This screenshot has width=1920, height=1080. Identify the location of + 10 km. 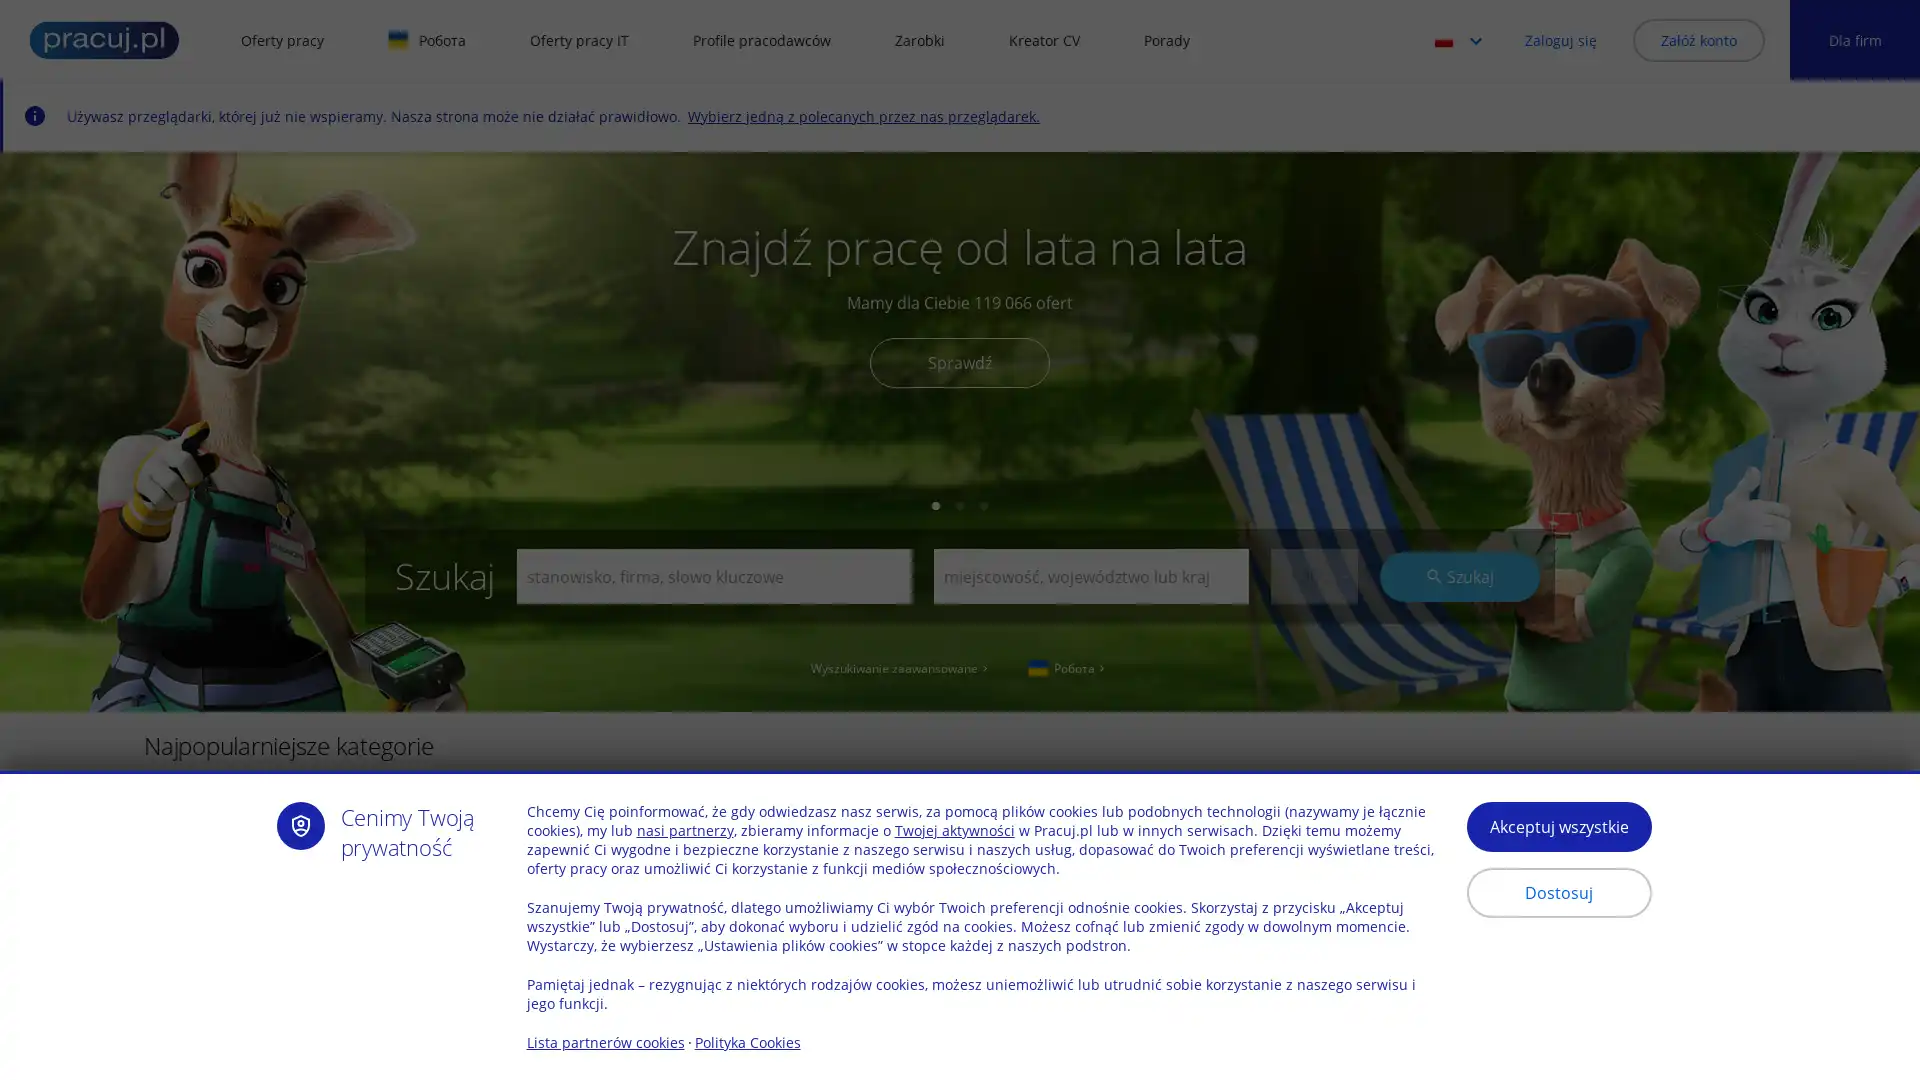
(1313, 677).